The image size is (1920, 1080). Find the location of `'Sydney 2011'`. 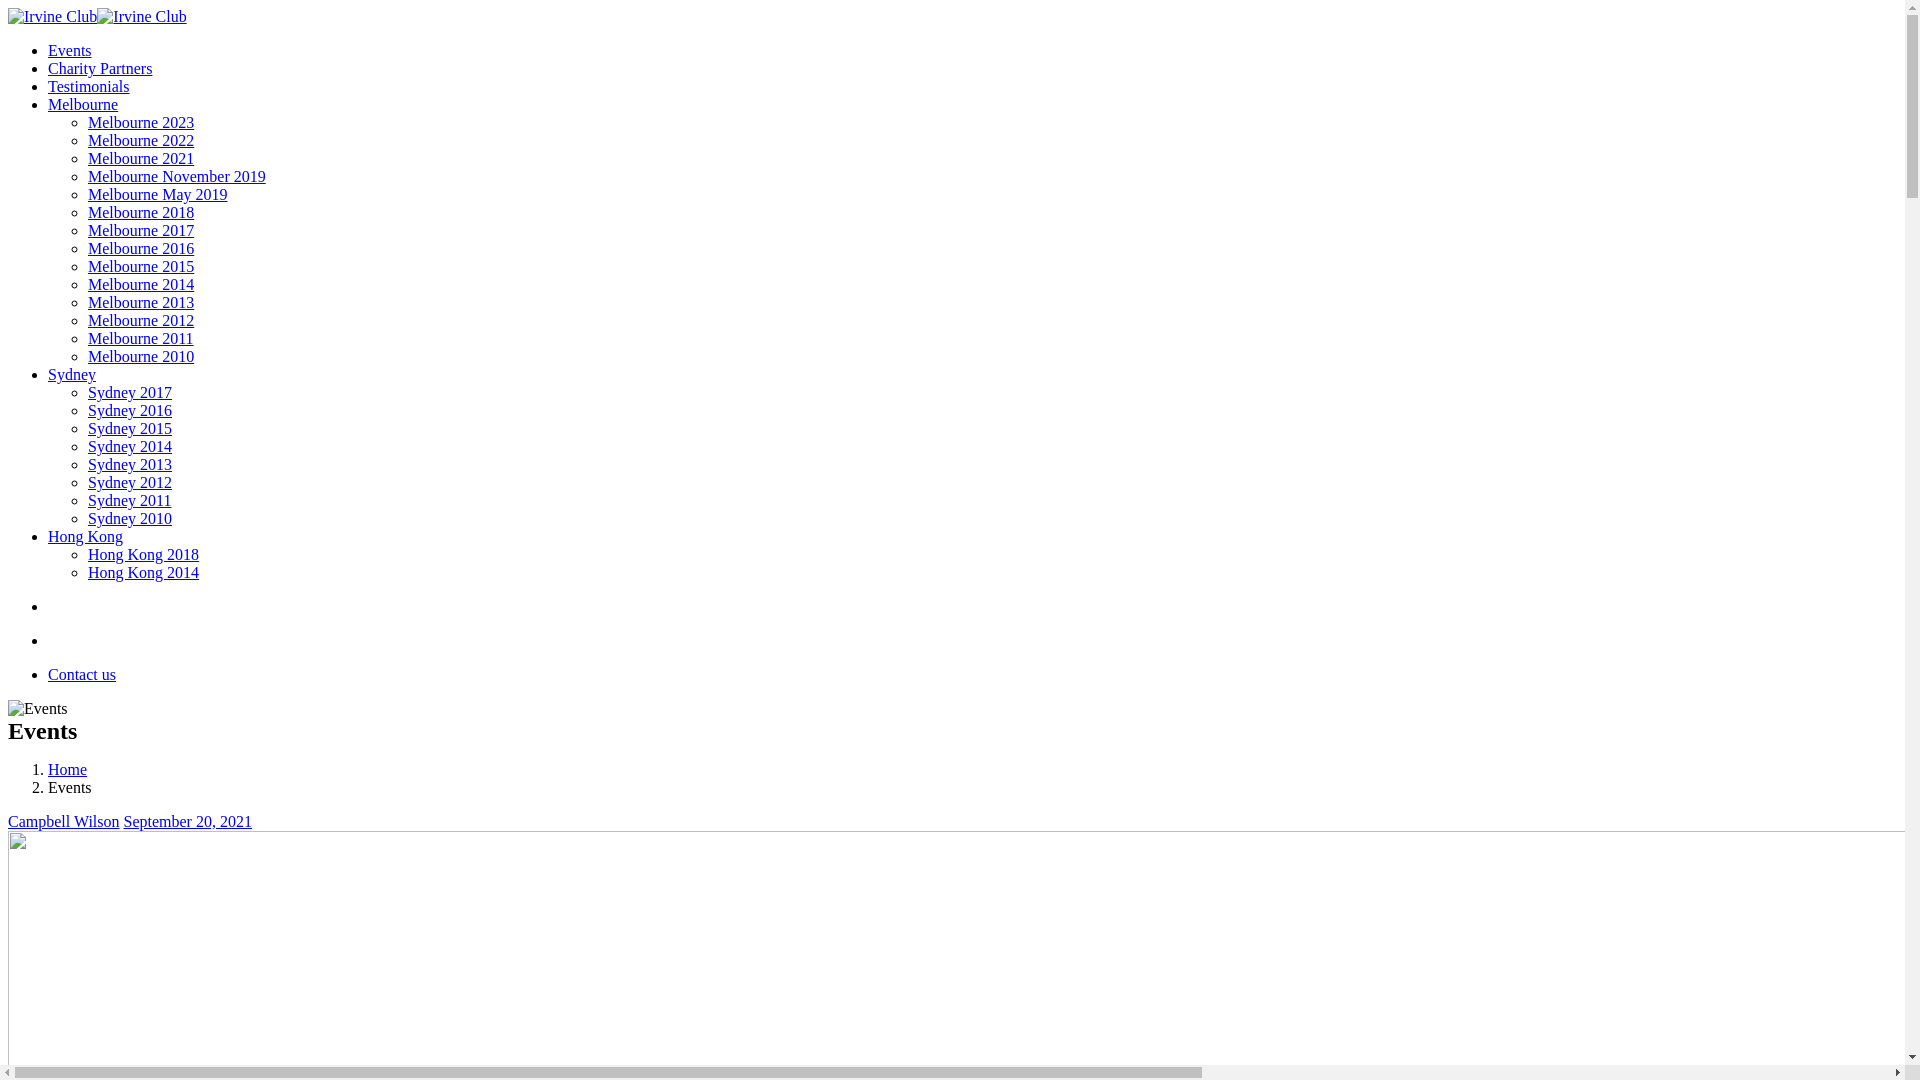

'Sydney 2011' is located at coordinates (128, 499).